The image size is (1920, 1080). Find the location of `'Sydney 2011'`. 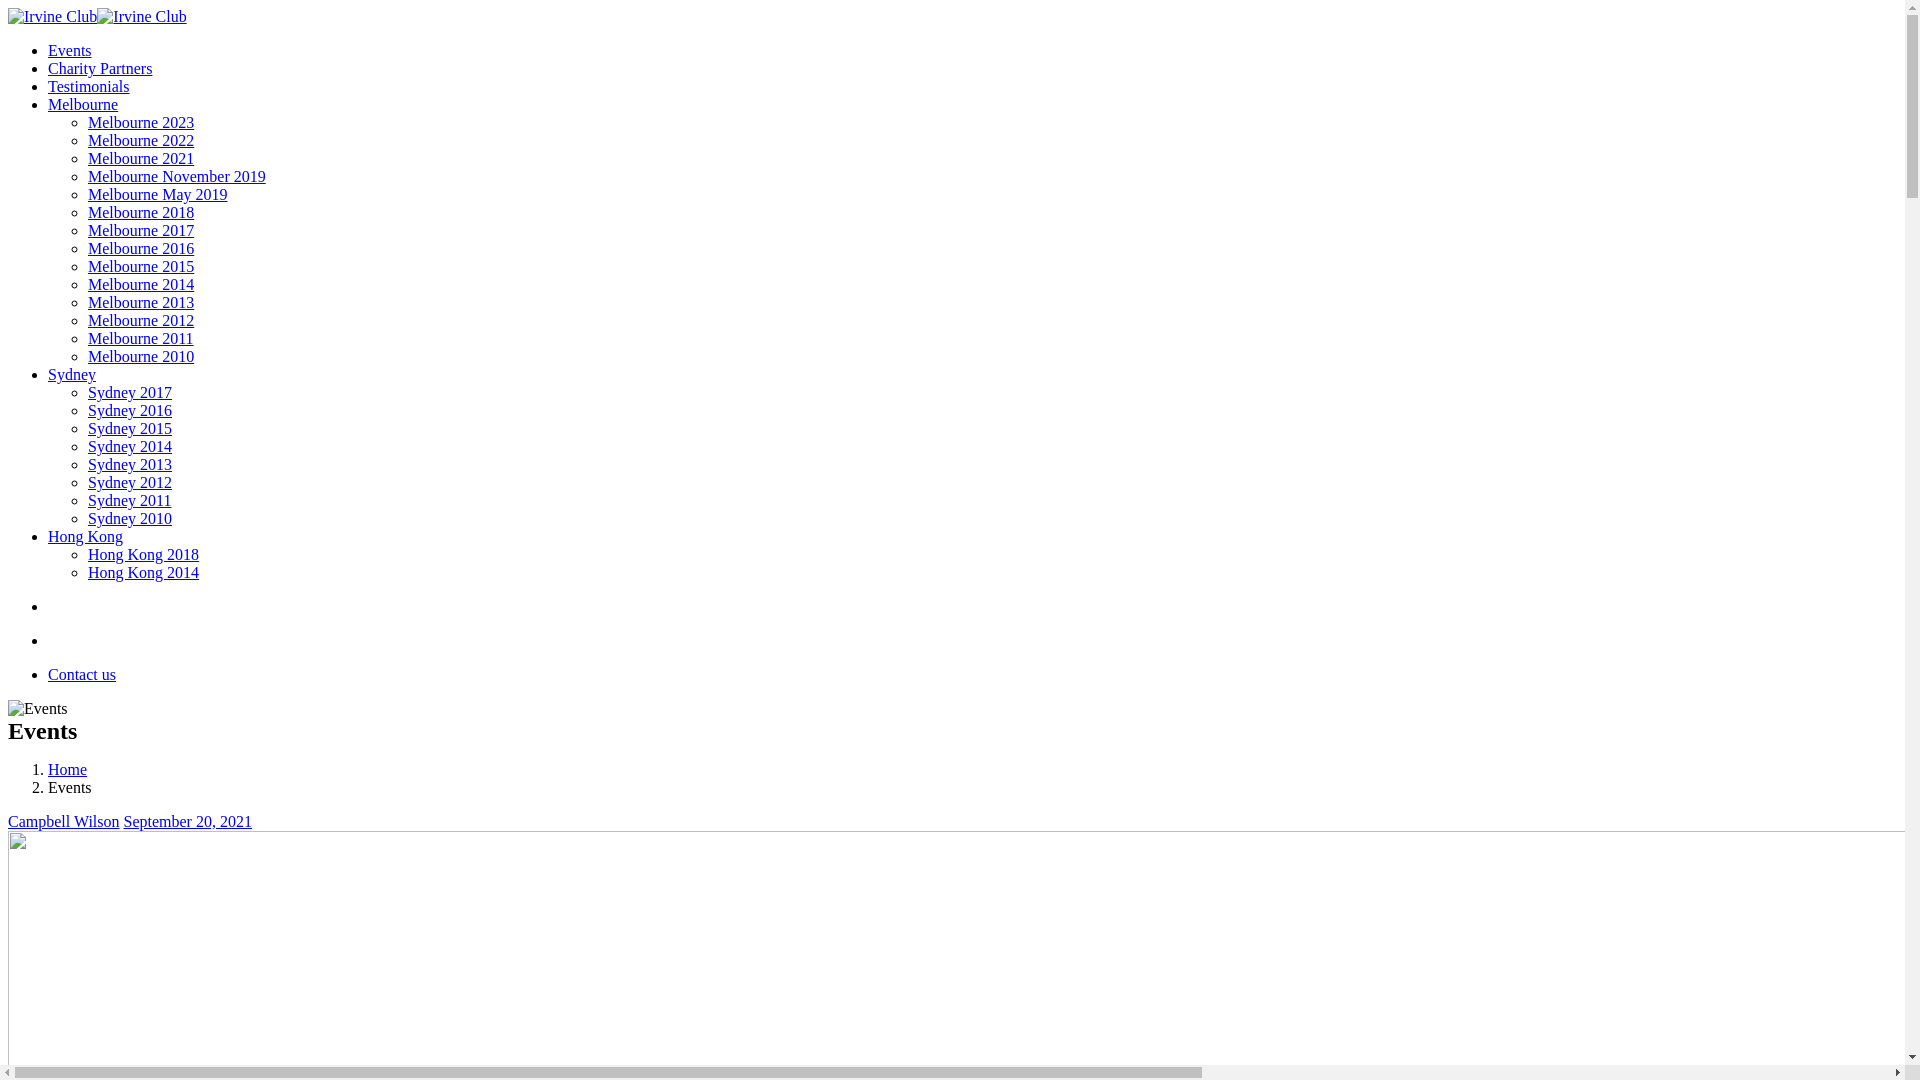

'Sydney 2011' is located at coordinates (128, 499).